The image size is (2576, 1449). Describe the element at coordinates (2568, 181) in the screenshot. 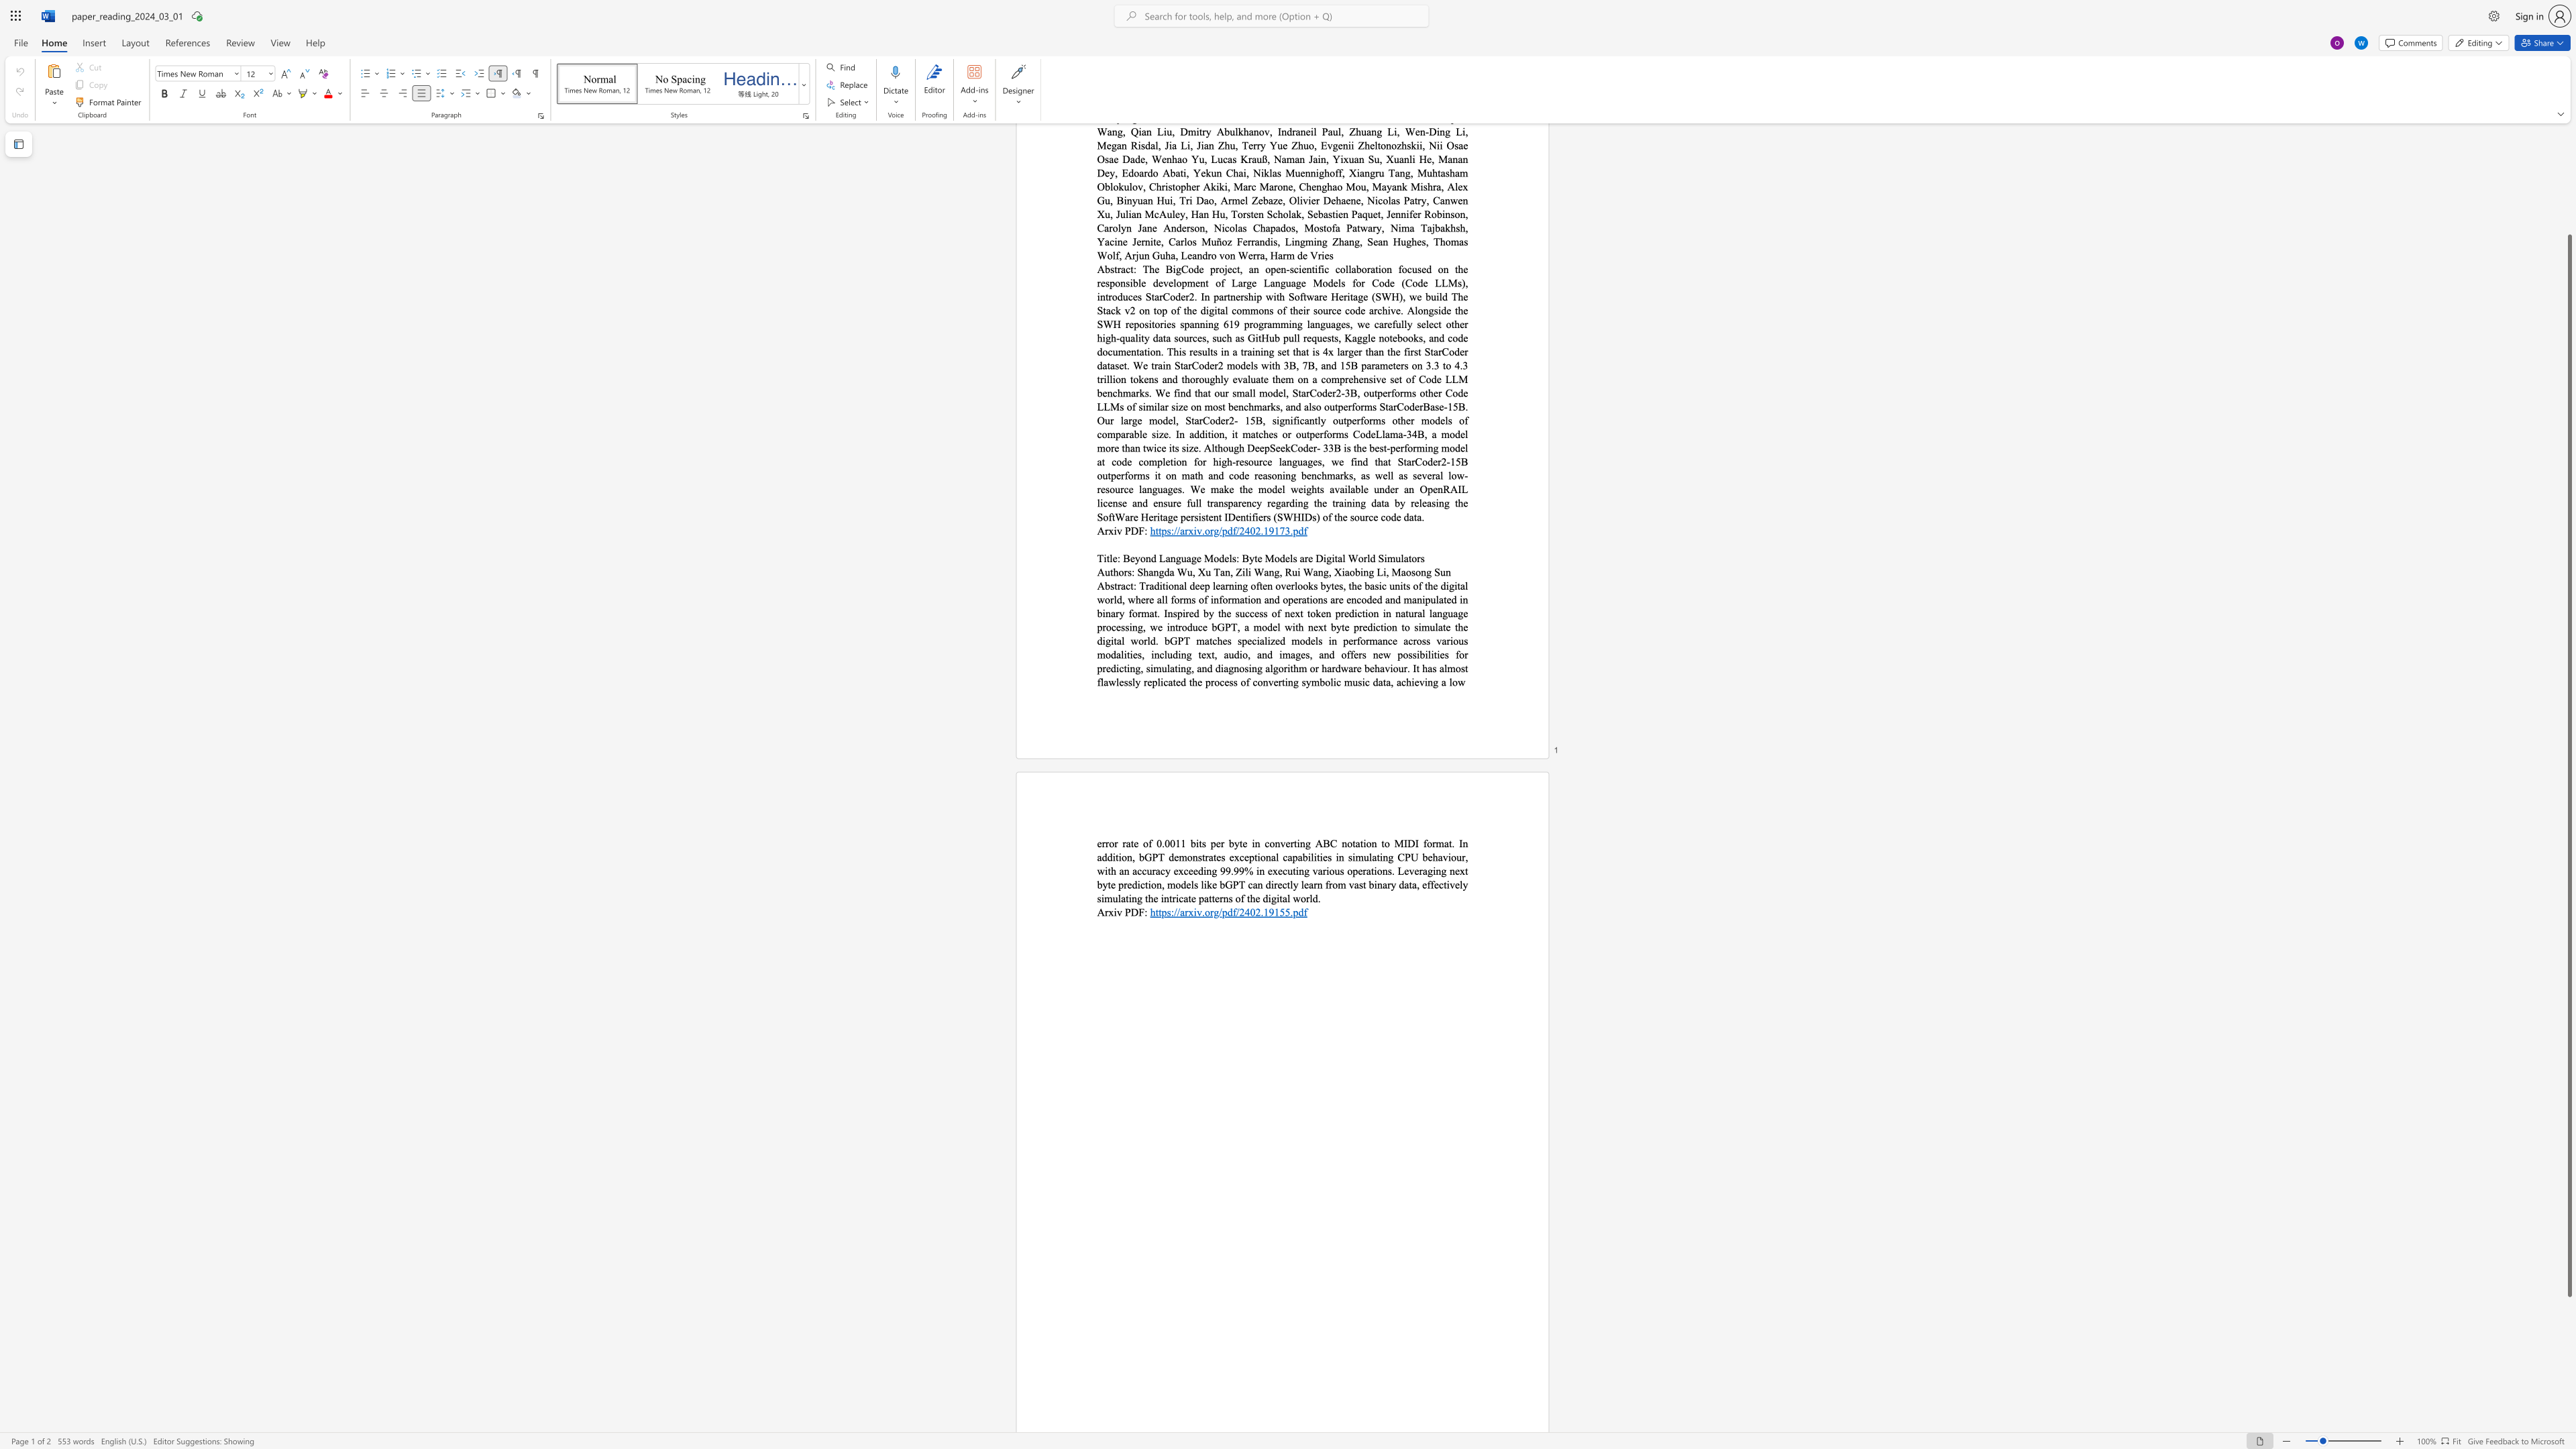

I see `the scrollbar to slide the page up` at that location.